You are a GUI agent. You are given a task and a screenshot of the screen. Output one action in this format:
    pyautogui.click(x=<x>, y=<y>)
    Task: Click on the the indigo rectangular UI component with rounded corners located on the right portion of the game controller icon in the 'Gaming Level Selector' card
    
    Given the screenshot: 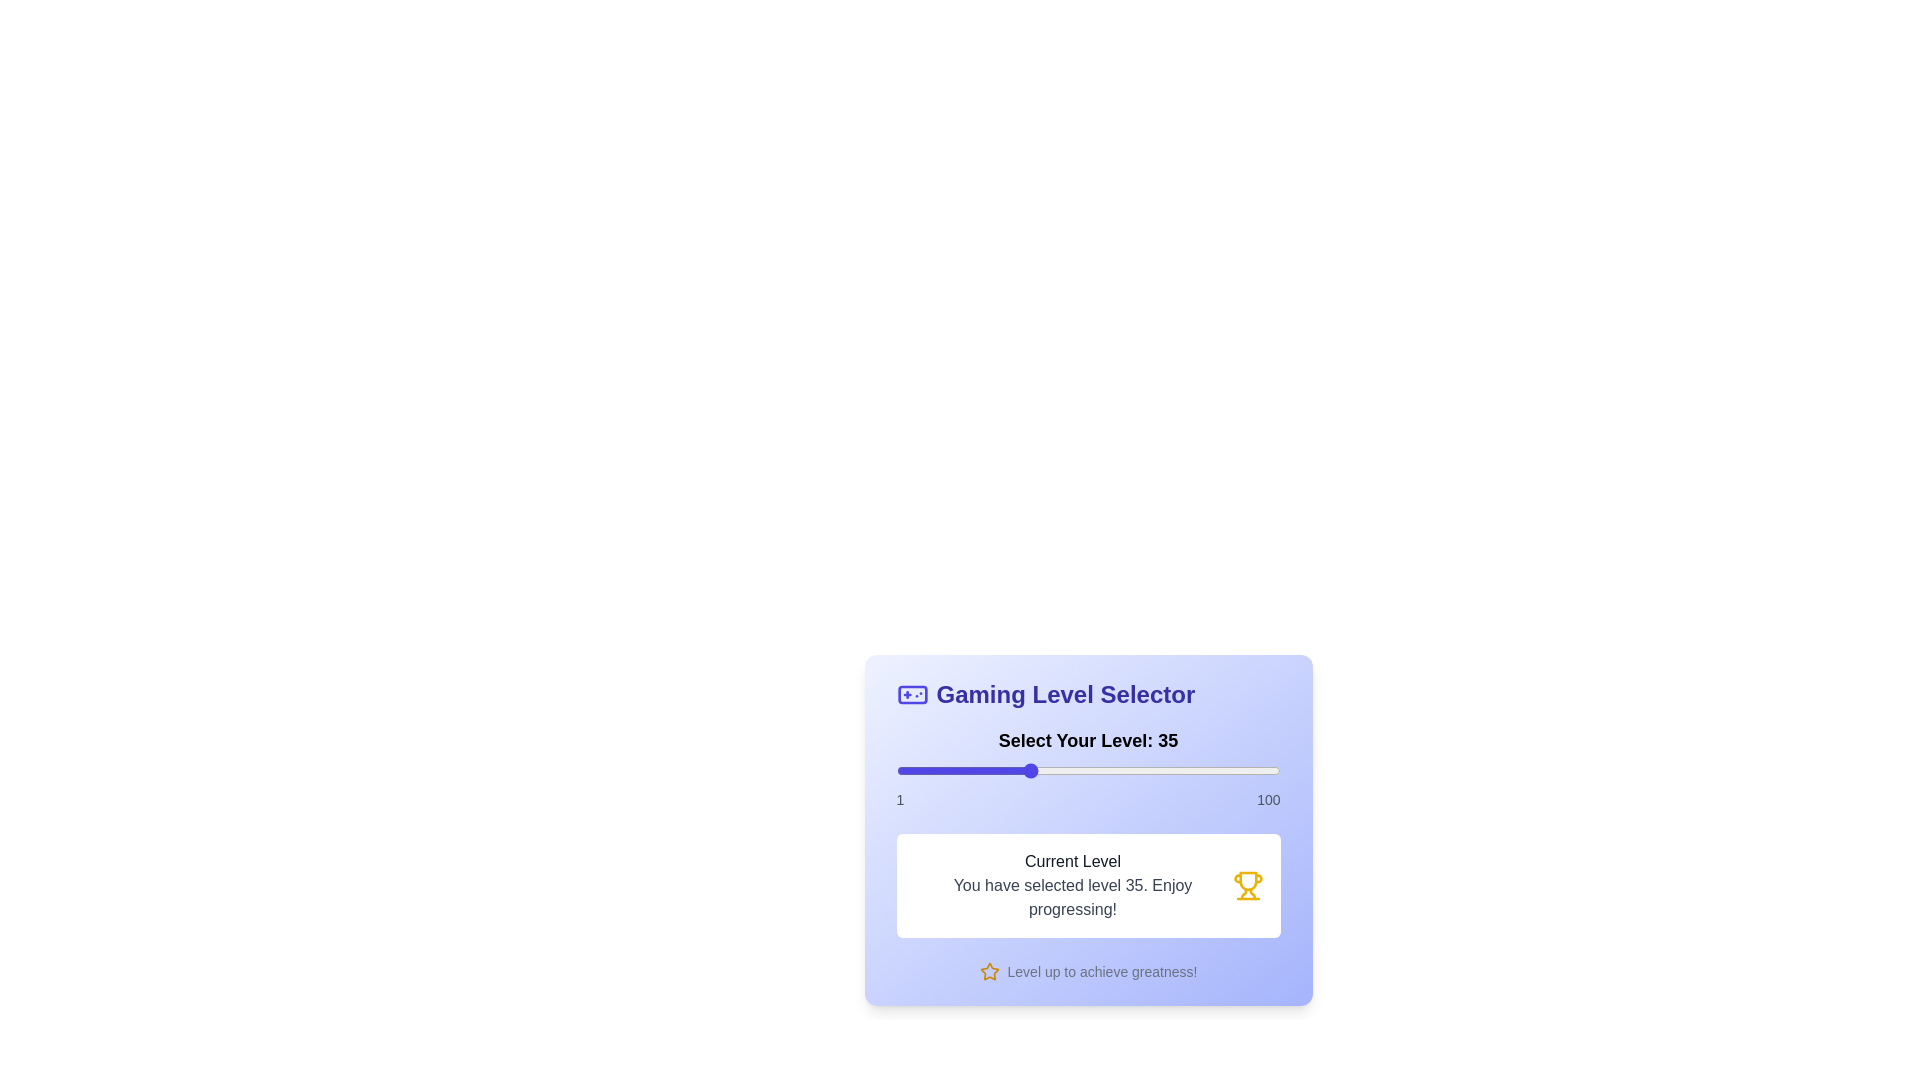 What is the action you would take?
    pyautogui.click(x=911, y=693)
    